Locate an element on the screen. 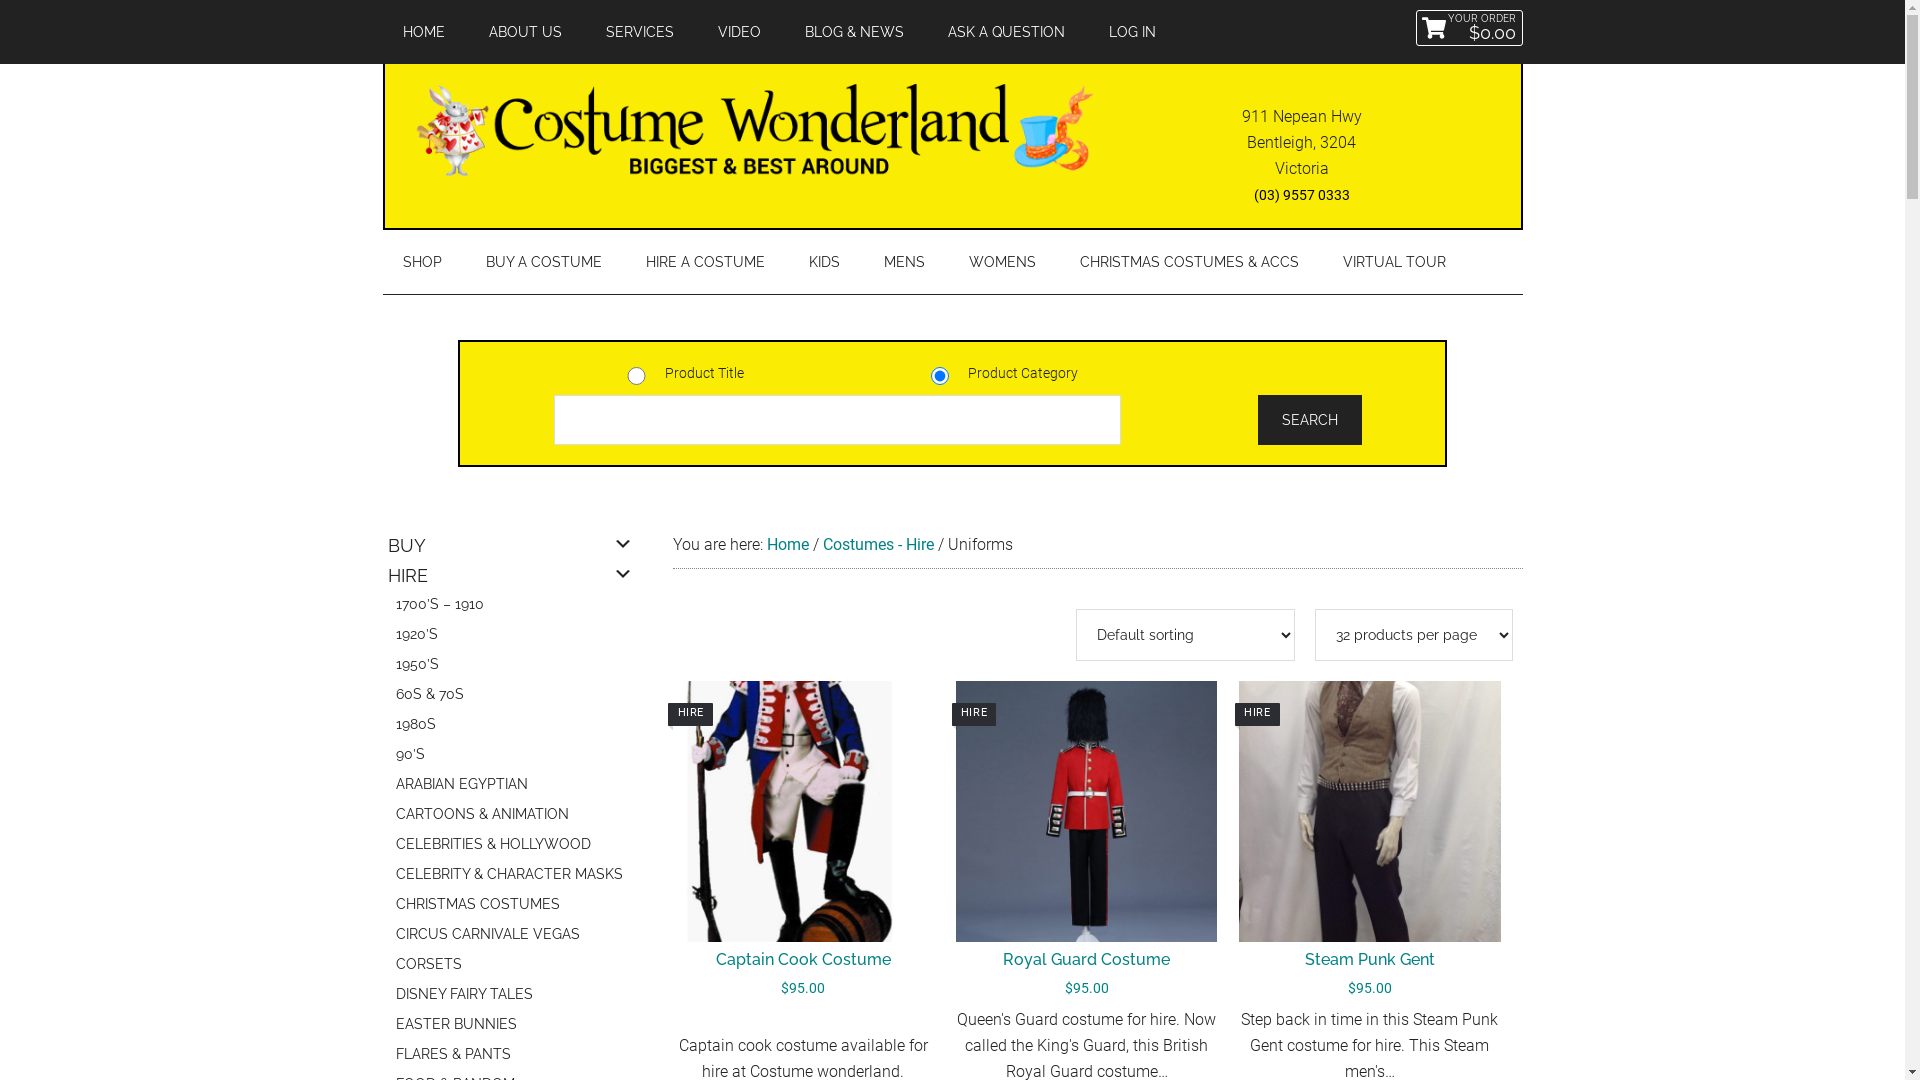  'SERVICES' is located at coordinates (638, 31).